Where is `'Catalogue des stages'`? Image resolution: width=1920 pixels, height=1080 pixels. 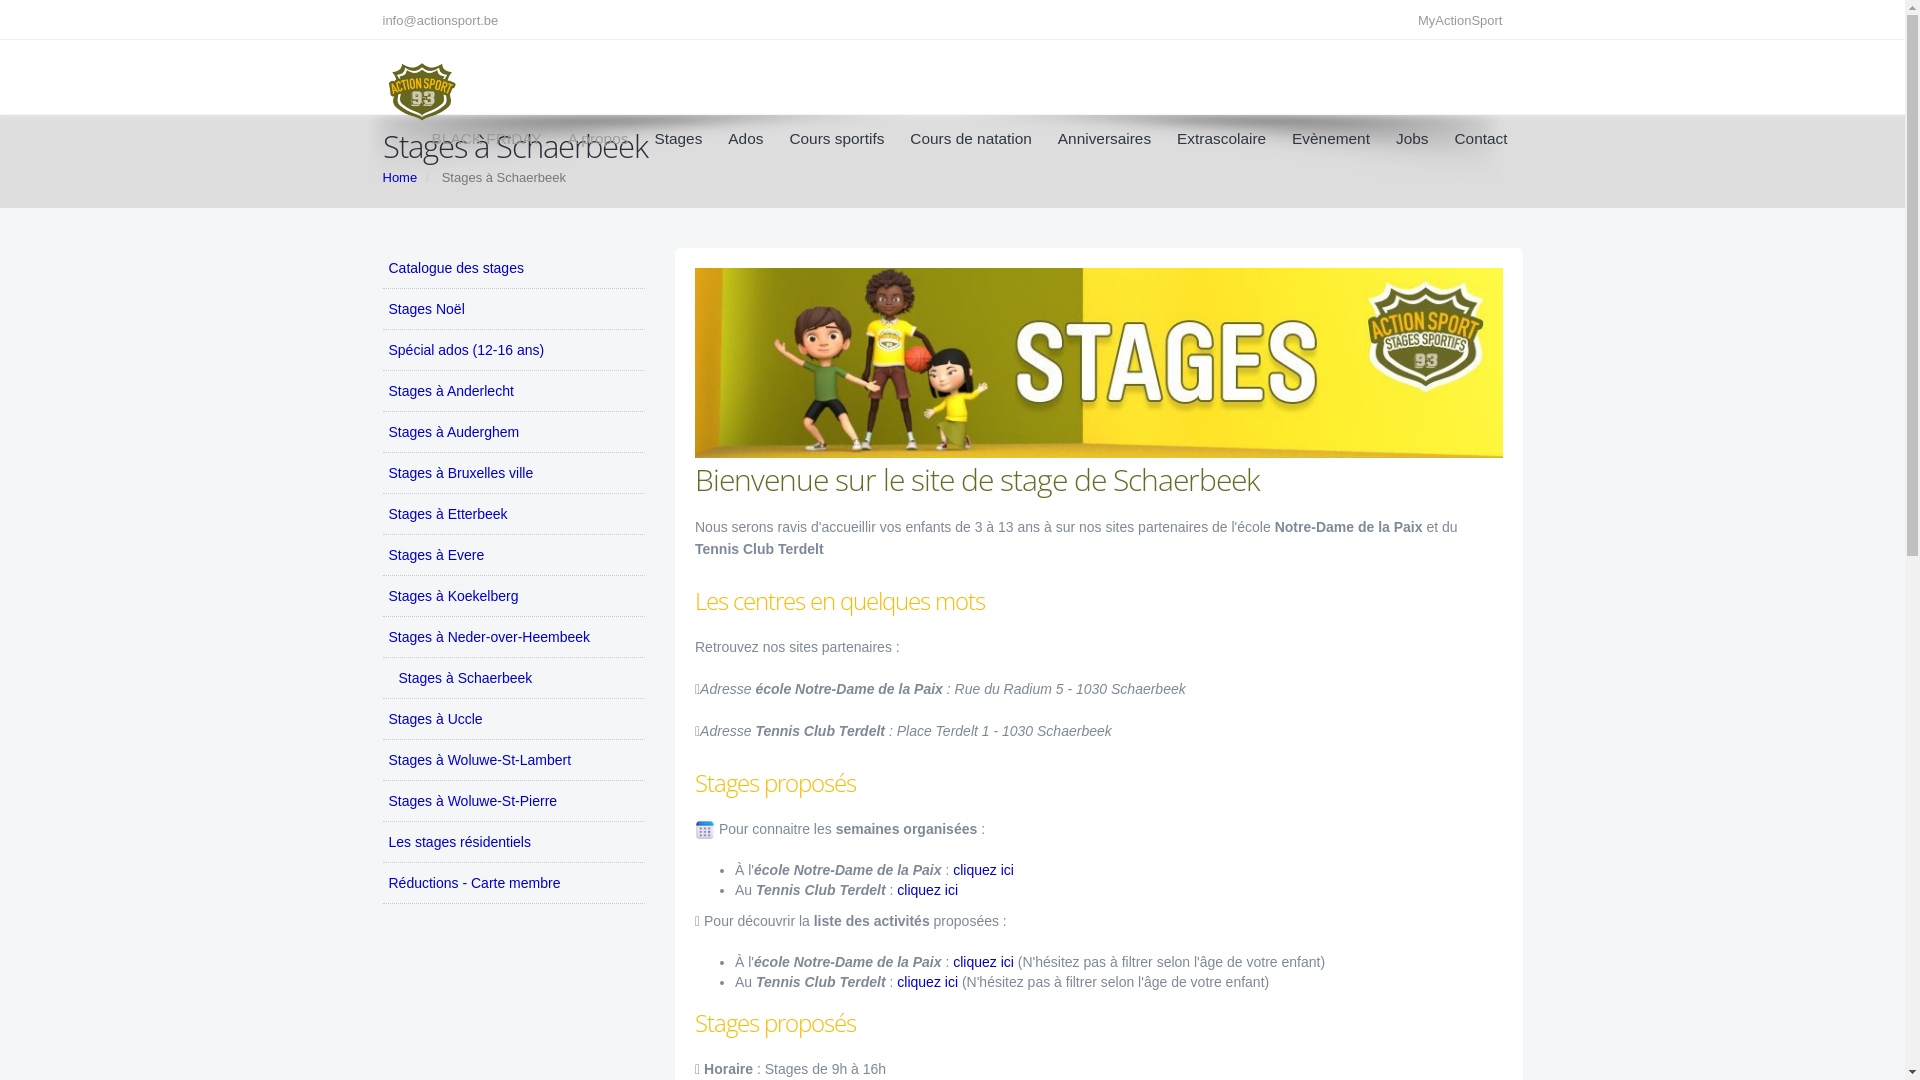
'Catalogue des stages' is located at coordinates (513, 266).